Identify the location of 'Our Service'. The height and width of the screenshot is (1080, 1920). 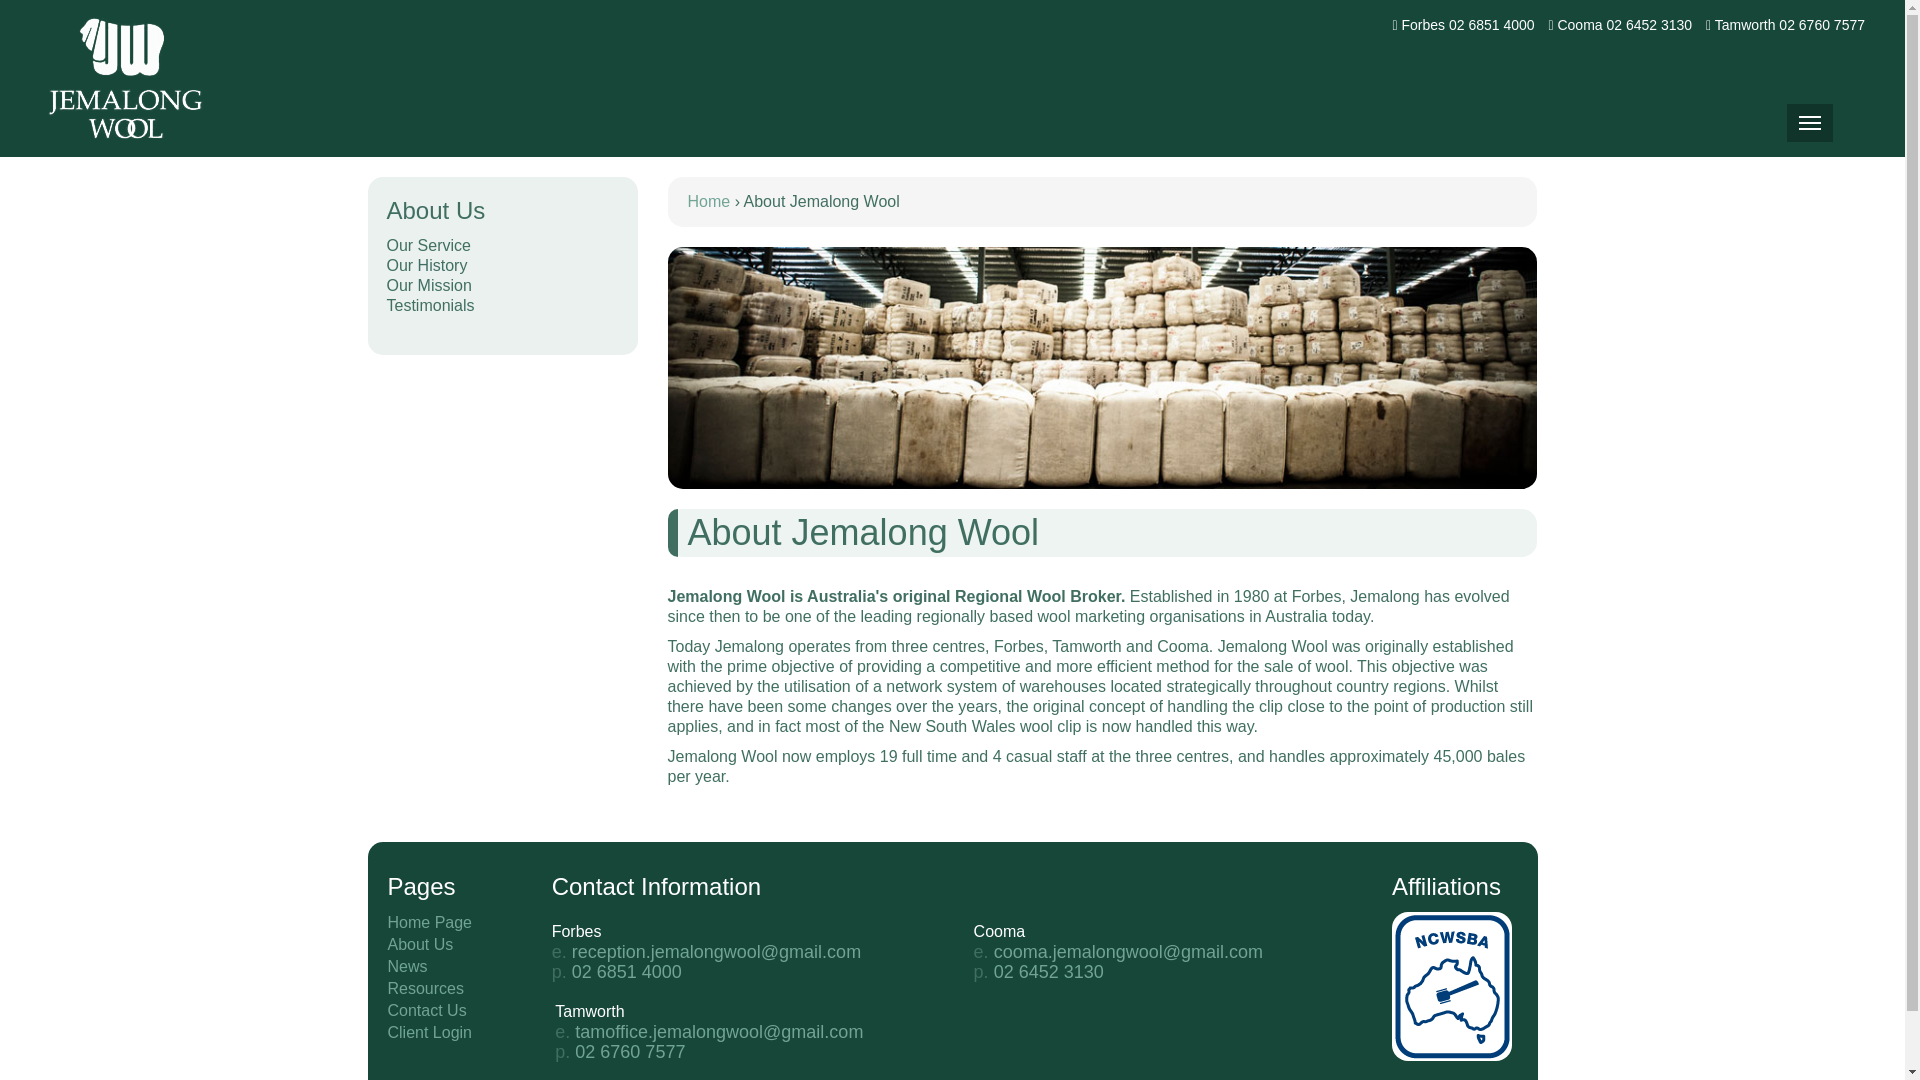
(502, 245).